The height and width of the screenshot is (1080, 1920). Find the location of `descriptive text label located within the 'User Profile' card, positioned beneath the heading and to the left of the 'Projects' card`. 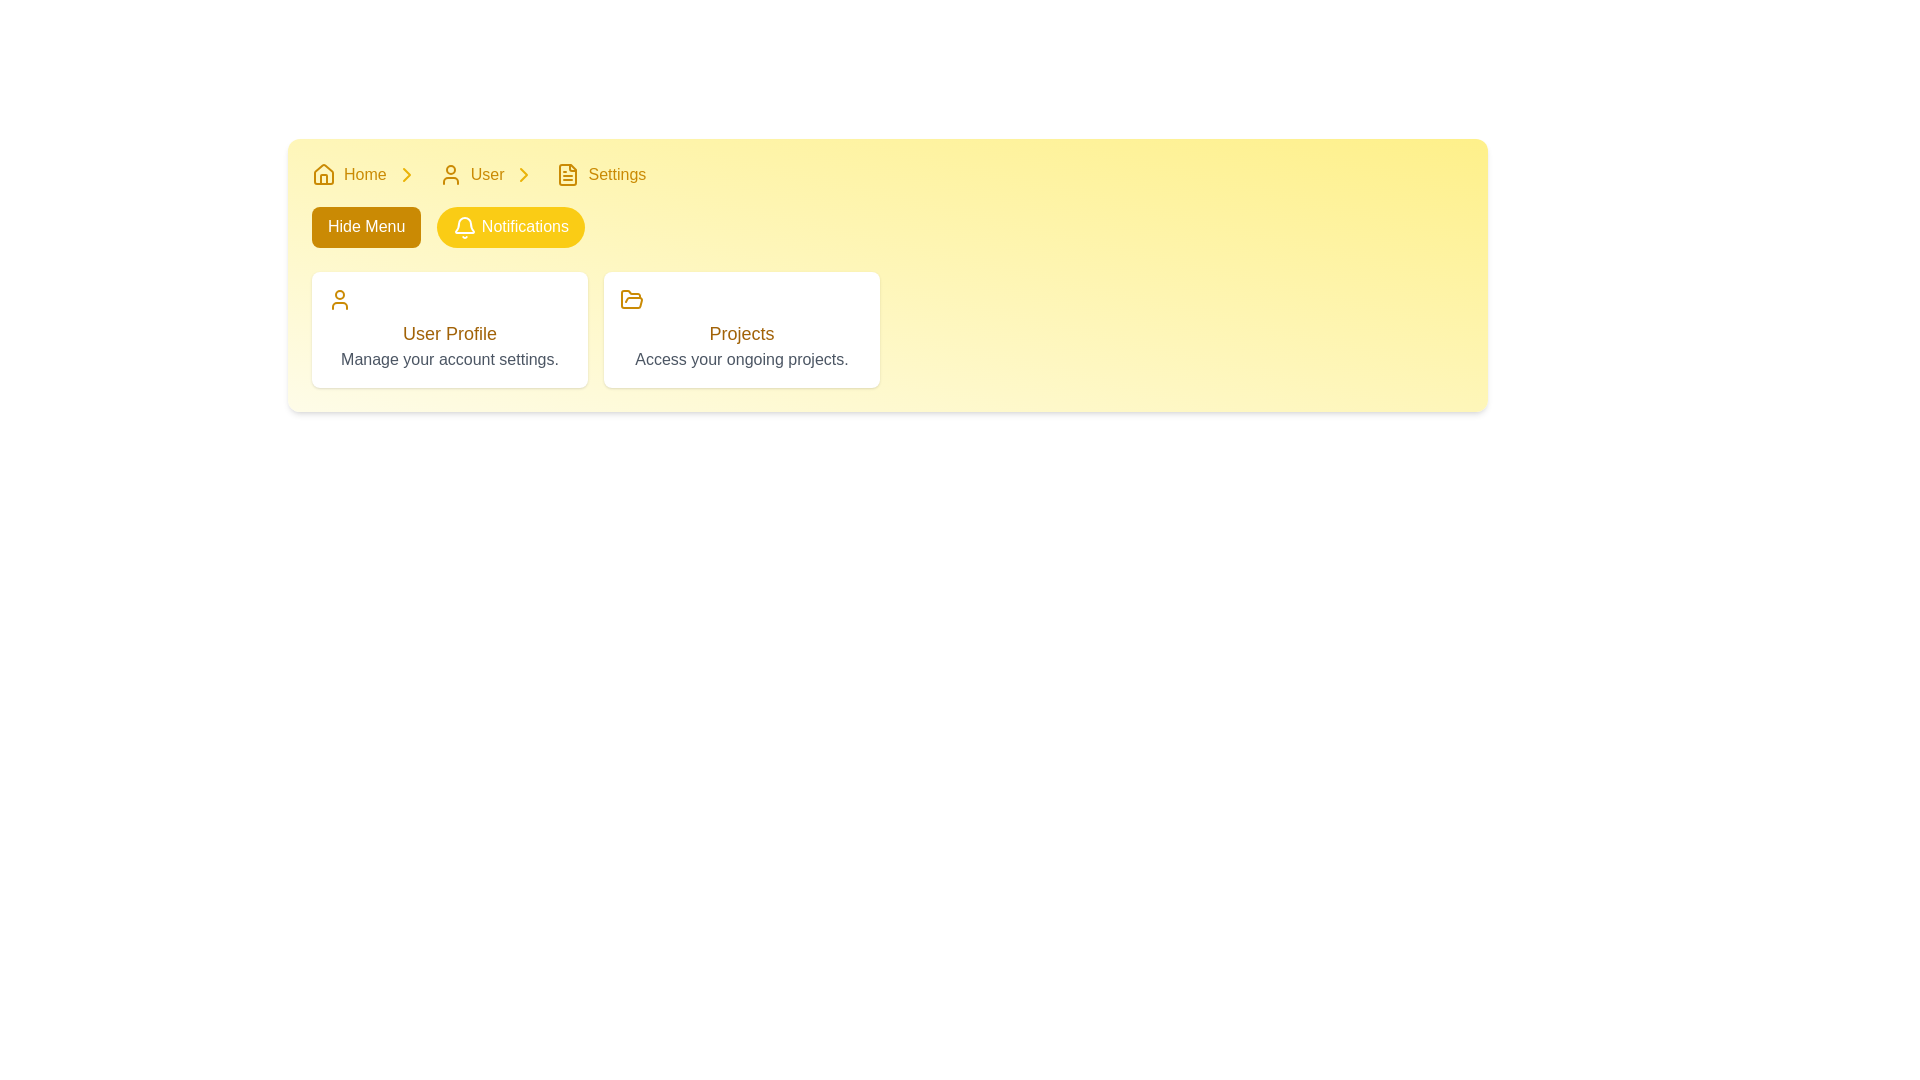

descriptive text label located within the 'User Profile' card, positioned beneath the heading and to the left of the 'Projects' card is located at coordinates (449, 357).